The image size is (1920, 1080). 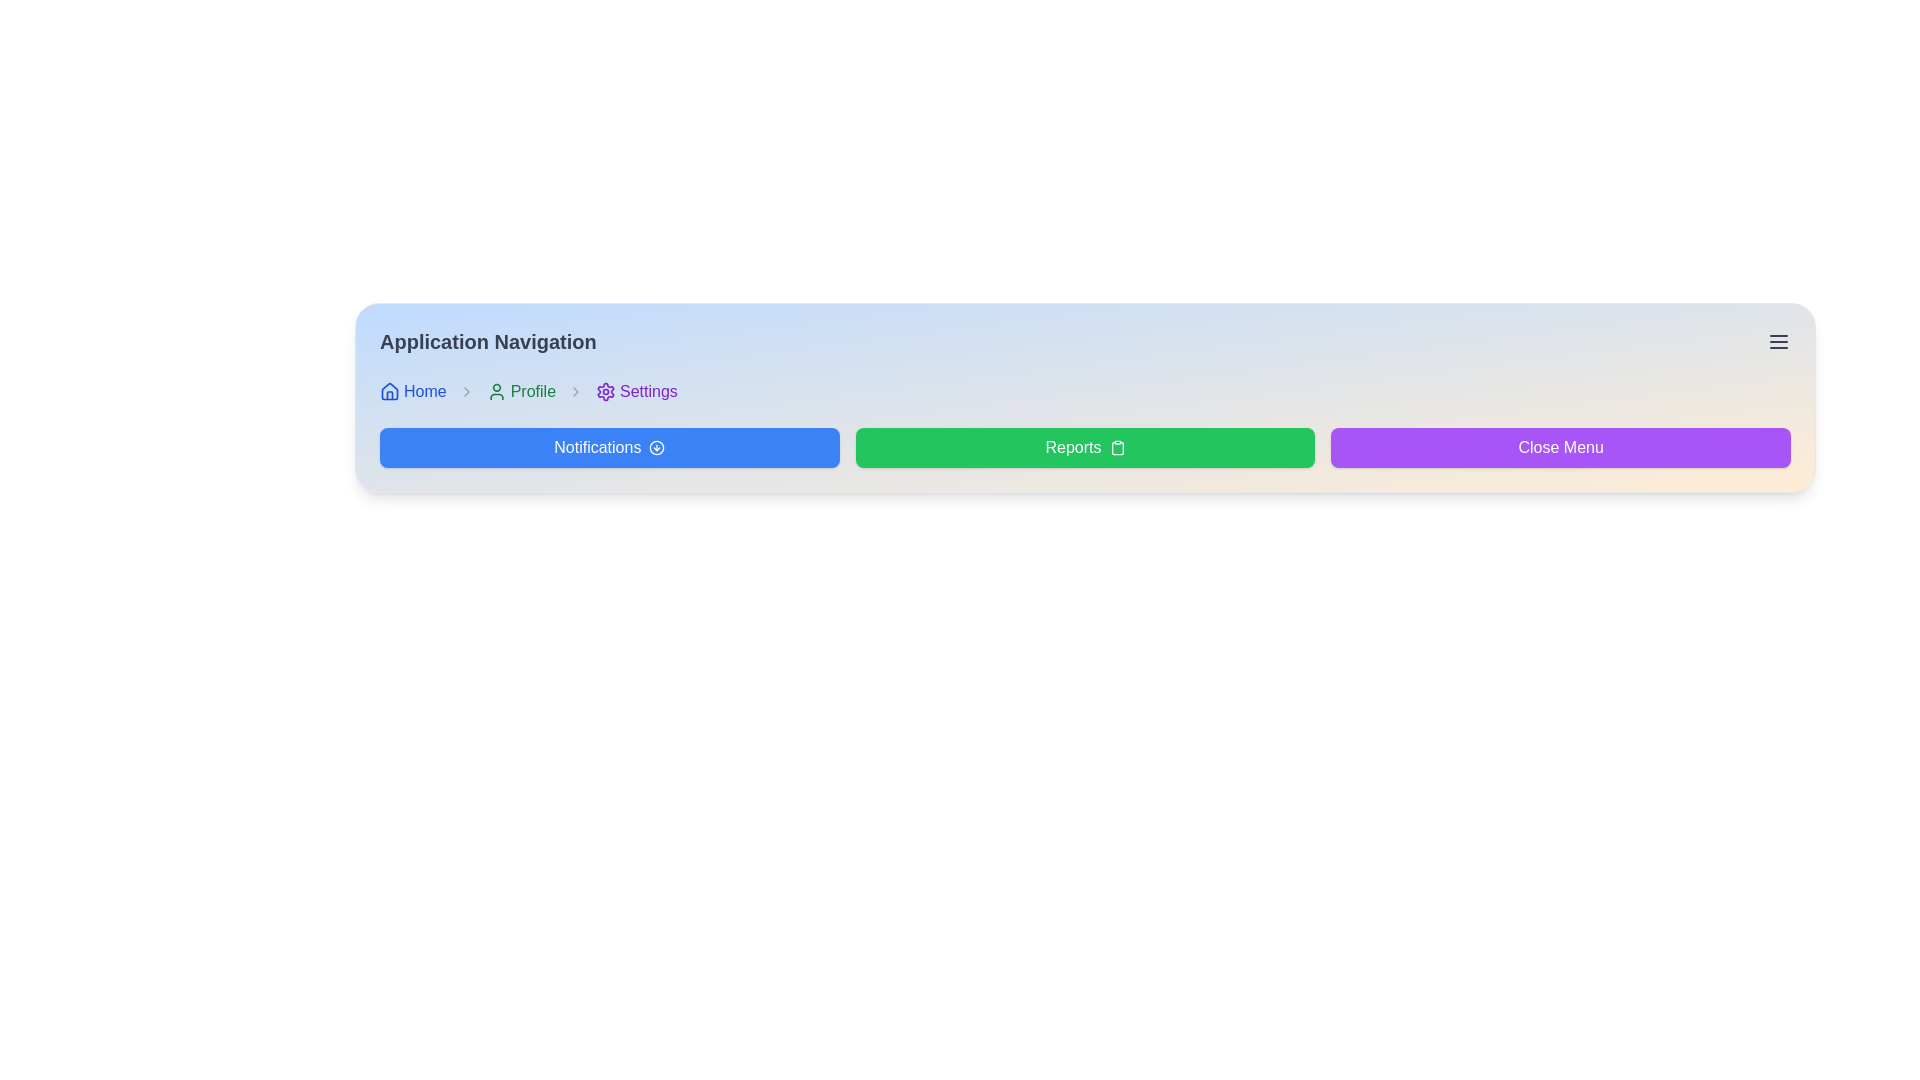 I want to click on the 'Home' vector icon located in the navigation menu at the top left corner of the interface, so click(x=389, y=390).